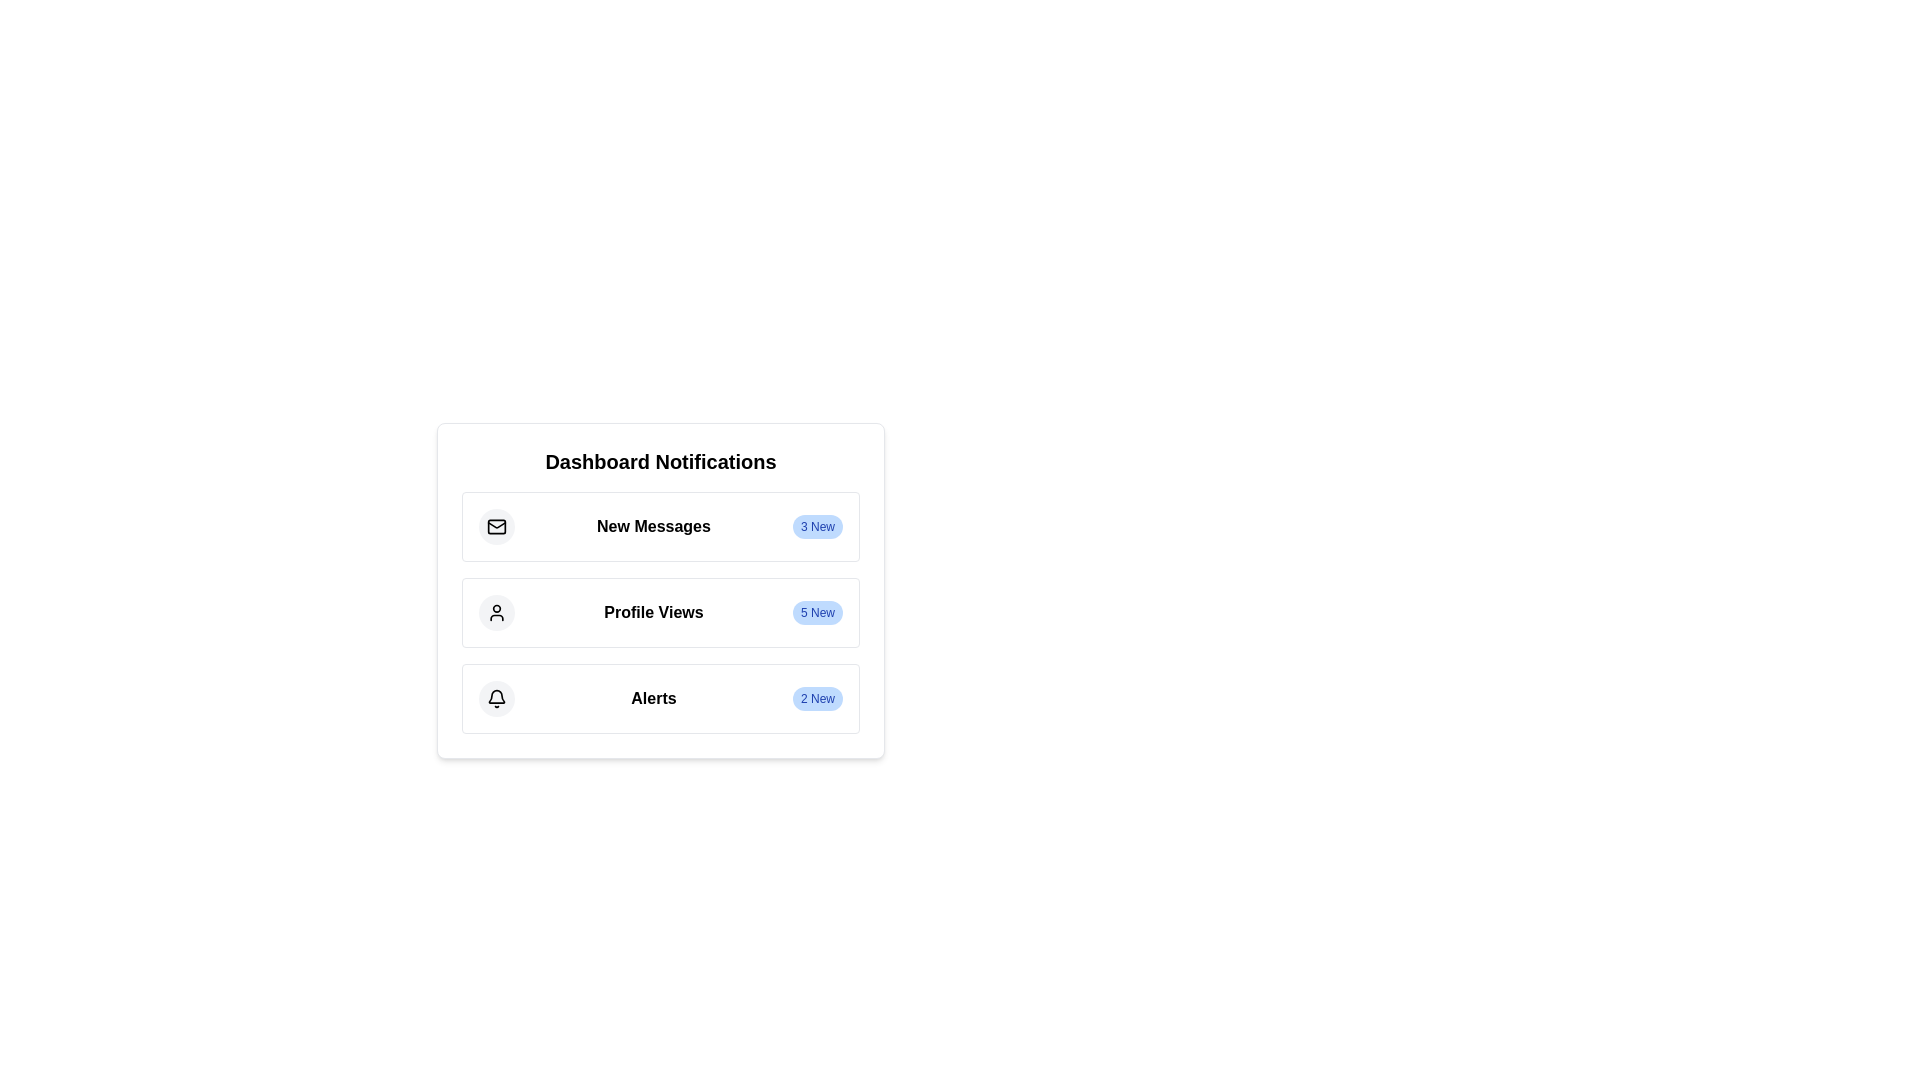 This screenshot has width=1920, height=1080. What do you see at coordinates (497, 695) in the screenshot?
I see `the alert notification icon, which is a curved bell shape located at the bottom of the notification list in the 'Alerts' section` at bounding box center [497, 695].